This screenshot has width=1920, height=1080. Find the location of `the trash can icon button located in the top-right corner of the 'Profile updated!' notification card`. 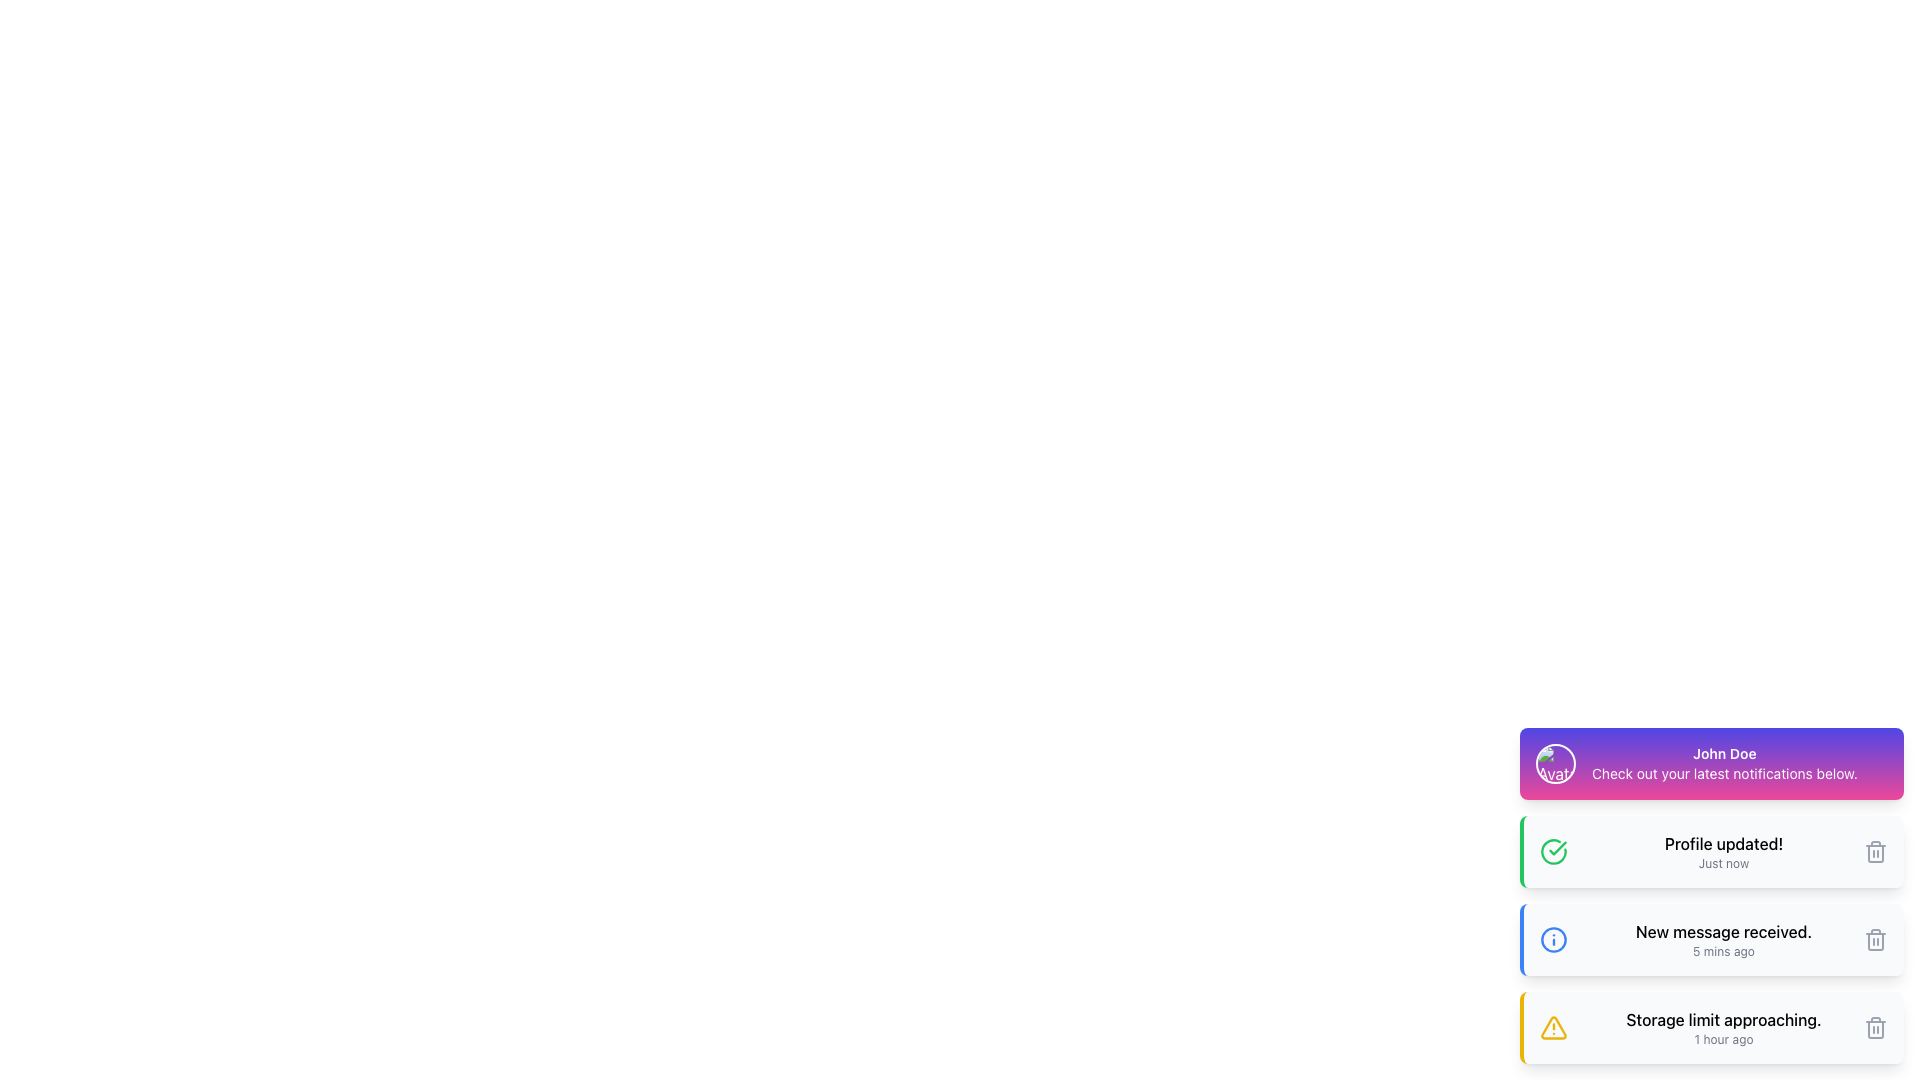

the trash can icon button located in the top-right corner of the 'Profile updated!' notification card is located at coordinates (1875, 852).